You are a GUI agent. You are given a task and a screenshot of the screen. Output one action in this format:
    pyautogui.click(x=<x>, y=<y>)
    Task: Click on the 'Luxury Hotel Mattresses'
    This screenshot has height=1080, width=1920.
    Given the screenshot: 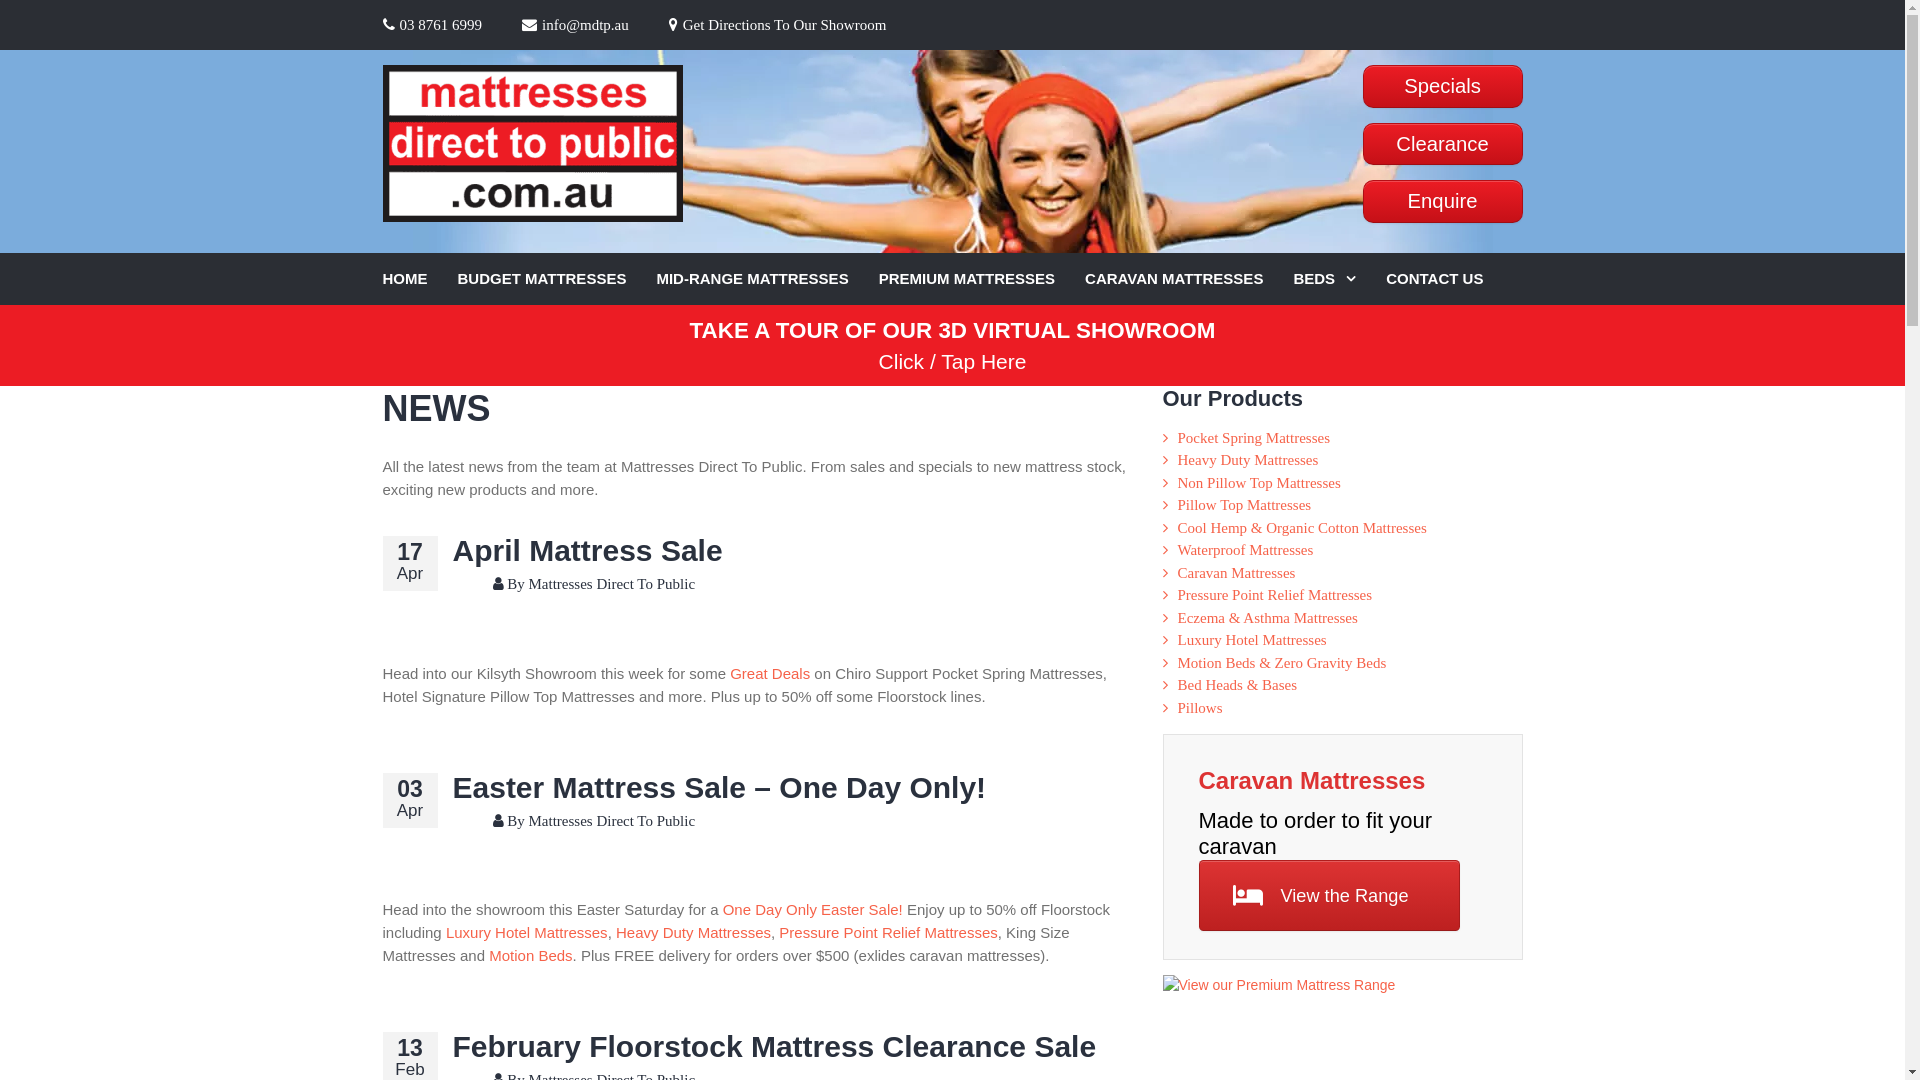 What is the action you would take?
    pyautogui.click(x=445, y=932)
    